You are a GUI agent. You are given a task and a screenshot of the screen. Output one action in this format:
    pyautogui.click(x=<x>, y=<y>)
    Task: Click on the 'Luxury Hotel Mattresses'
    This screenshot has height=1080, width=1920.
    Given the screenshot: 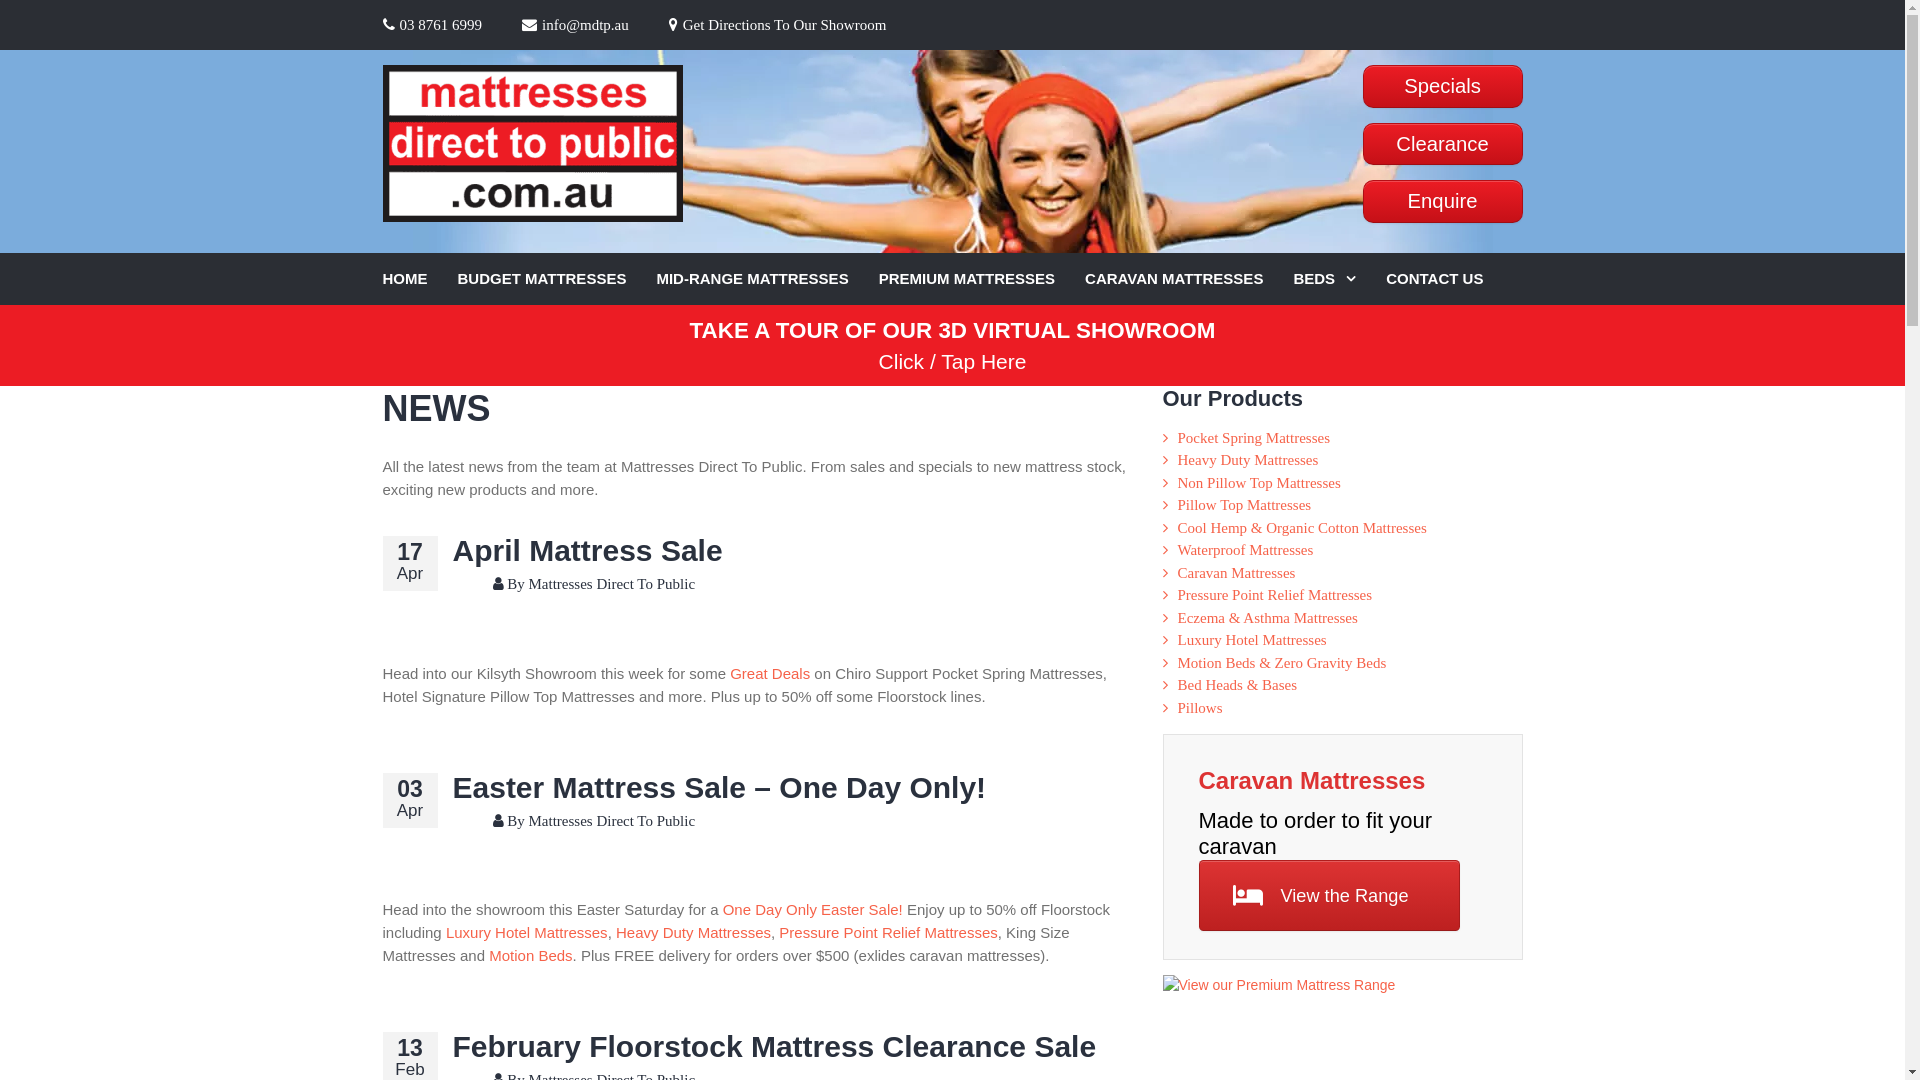 What is the action you would take?
    pyautogui.click(x=445, y=932)
    